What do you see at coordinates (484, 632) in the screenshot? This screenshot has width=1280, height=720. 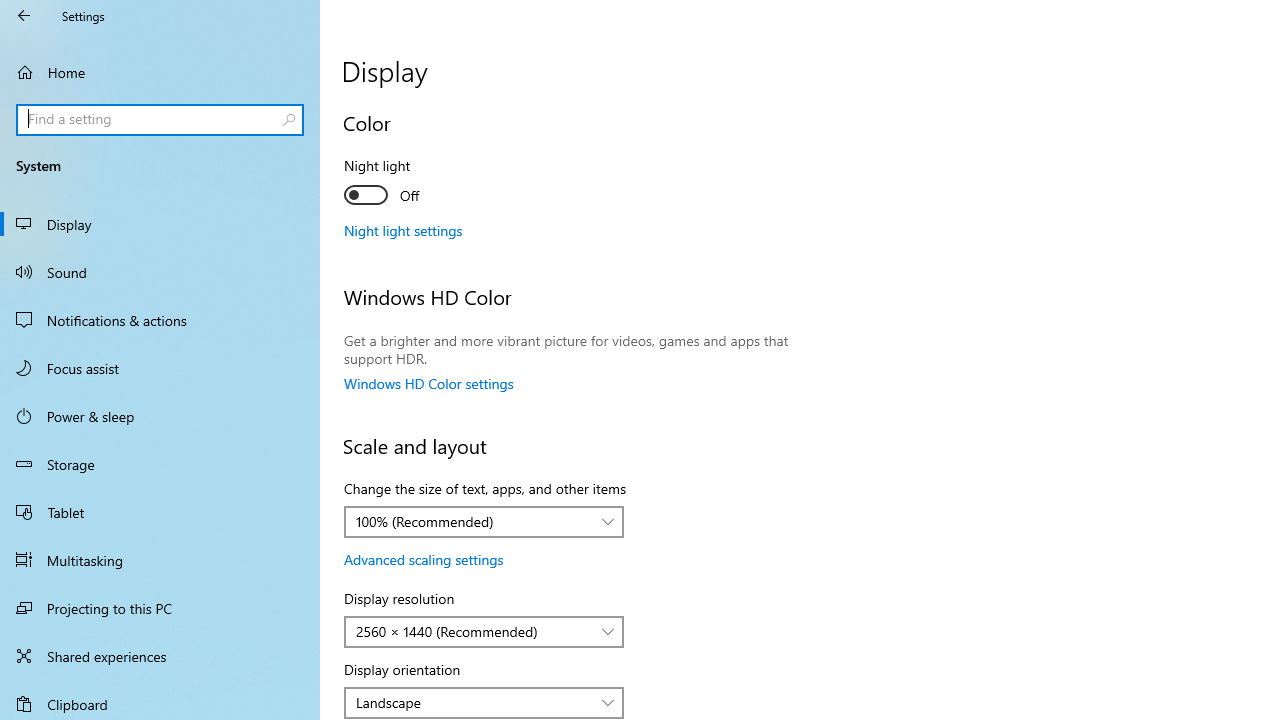 I see `'Display resolution'` at bounding box center [484, 632].